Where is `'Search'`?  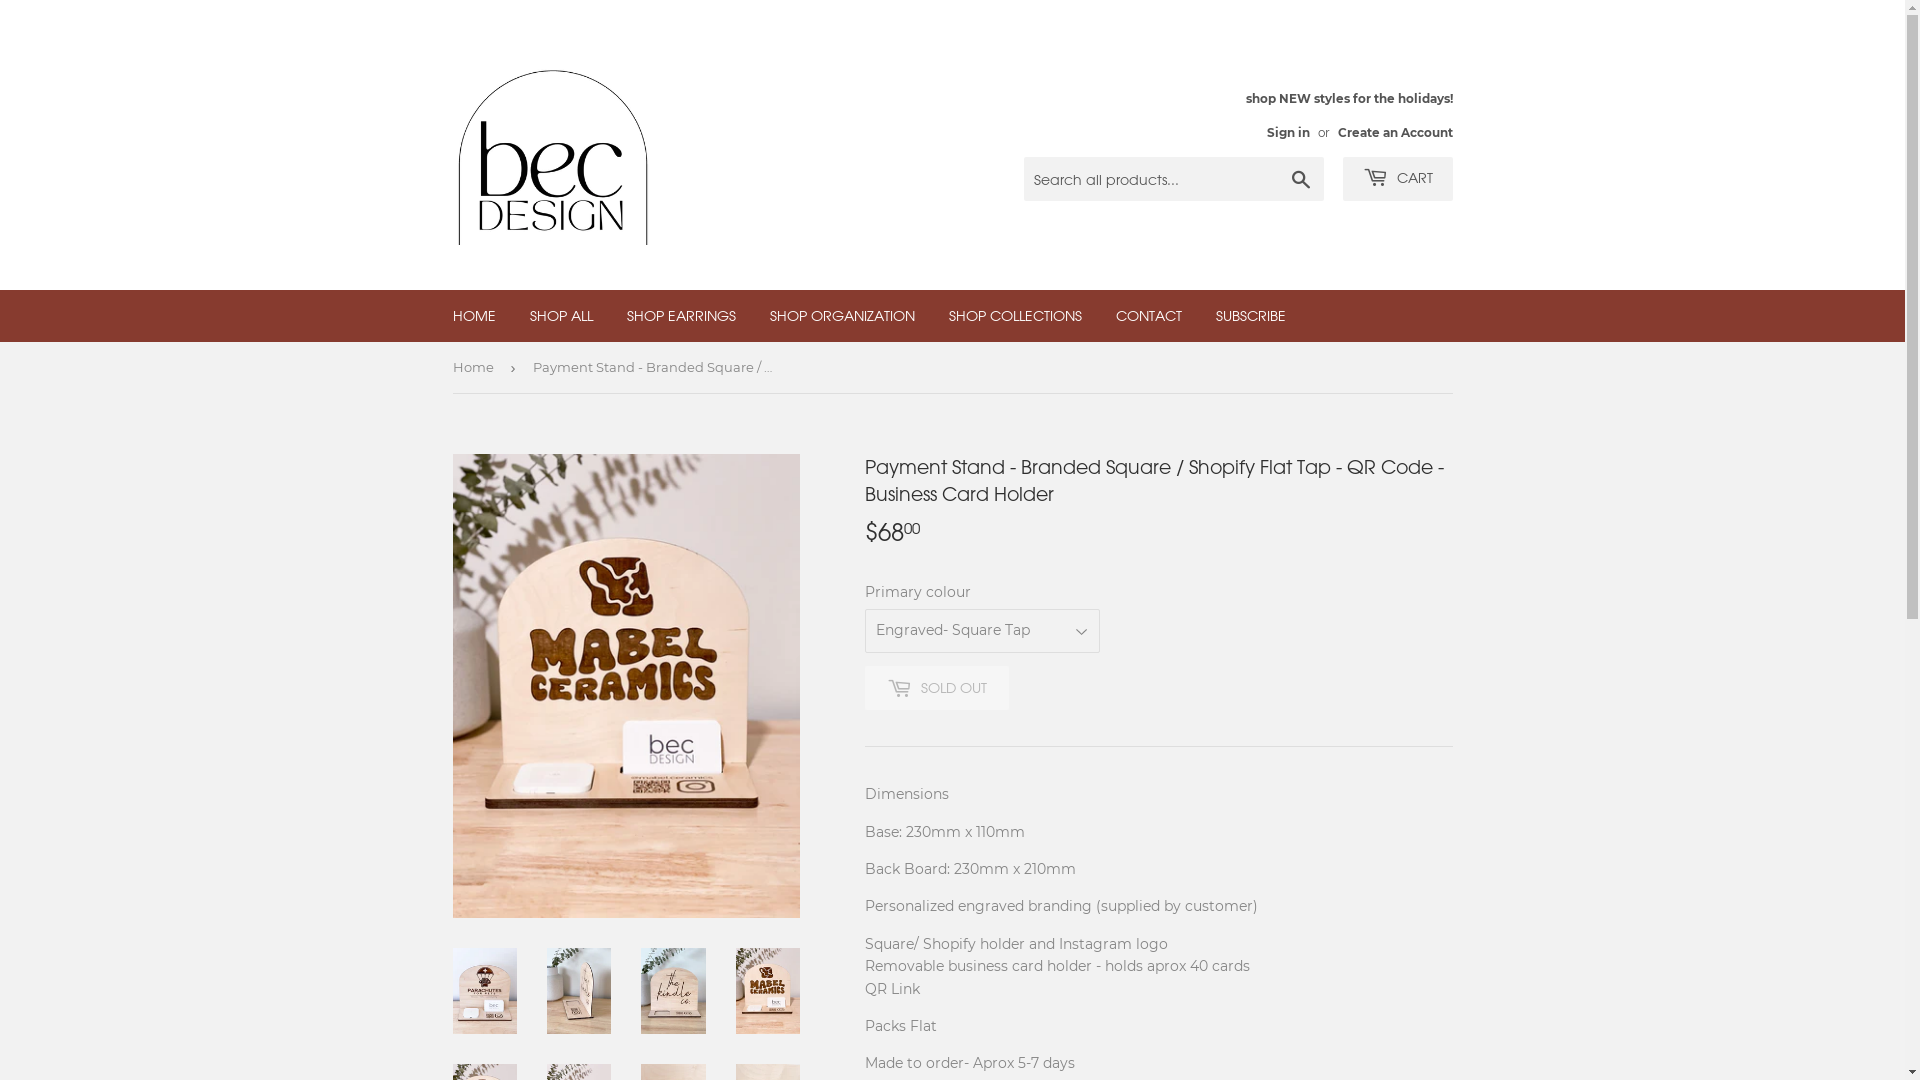
'Search' is located at coordinates (1300, 180).